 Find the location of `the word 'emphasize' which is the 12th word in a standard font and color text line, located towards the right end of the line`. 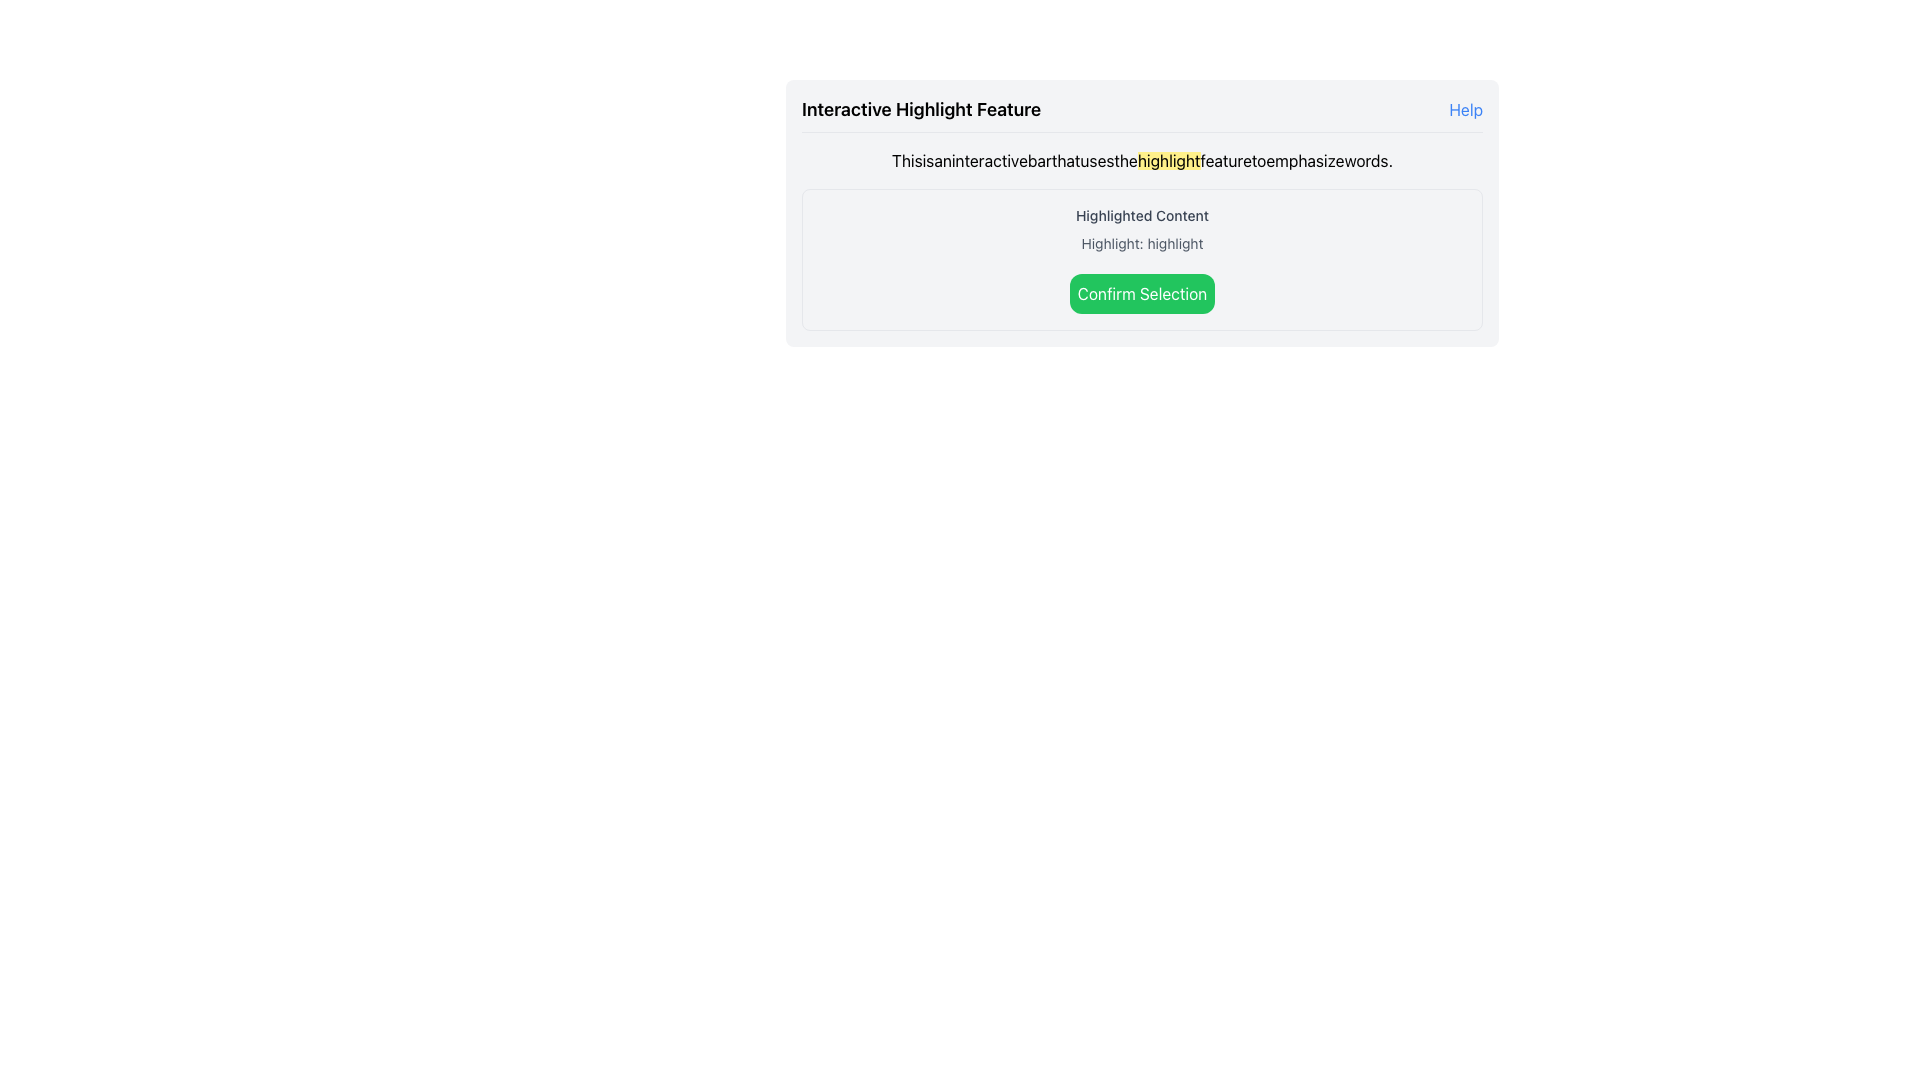

the word 'emphasize' which is the 12th word in a standard font and color text line, located towards the right end of the line is located at coordinates (1305, 160).